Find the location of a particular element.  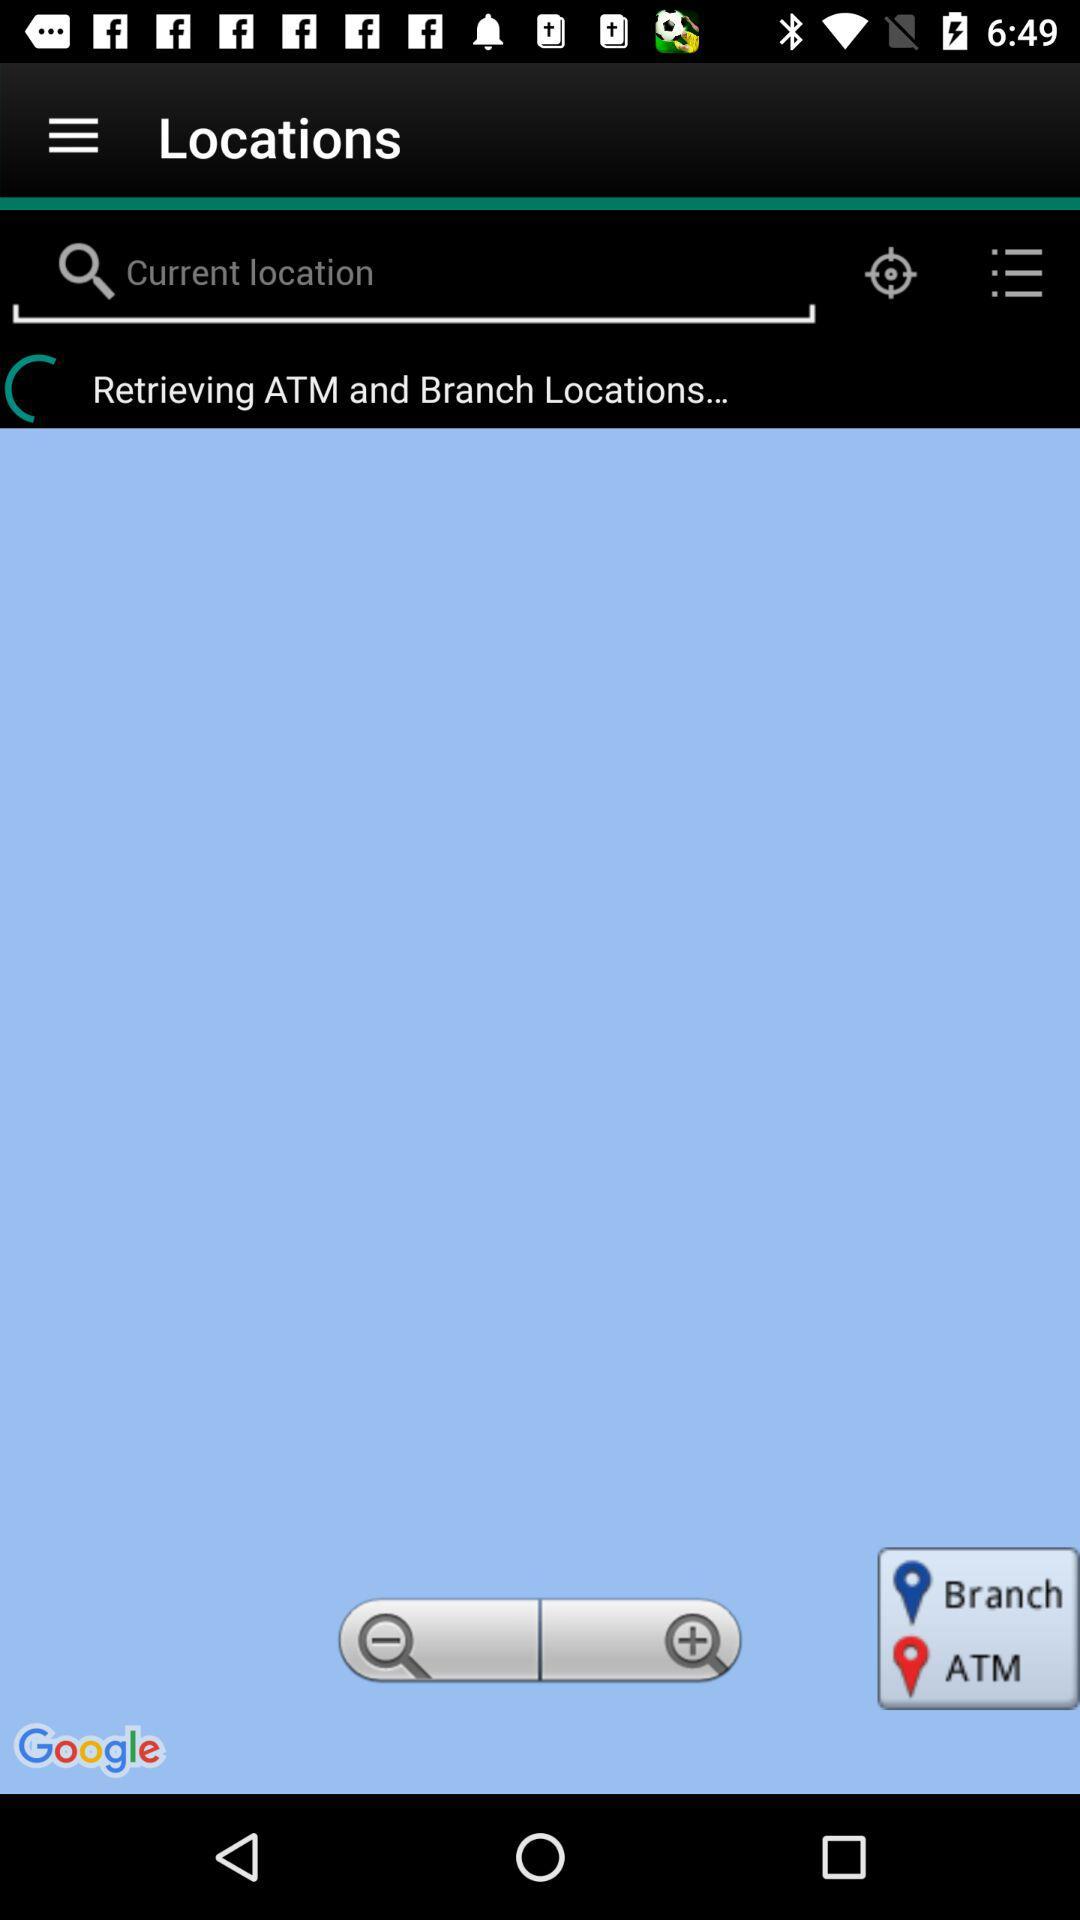

the item to the left of the locations item is located at coordinates (72, 135).